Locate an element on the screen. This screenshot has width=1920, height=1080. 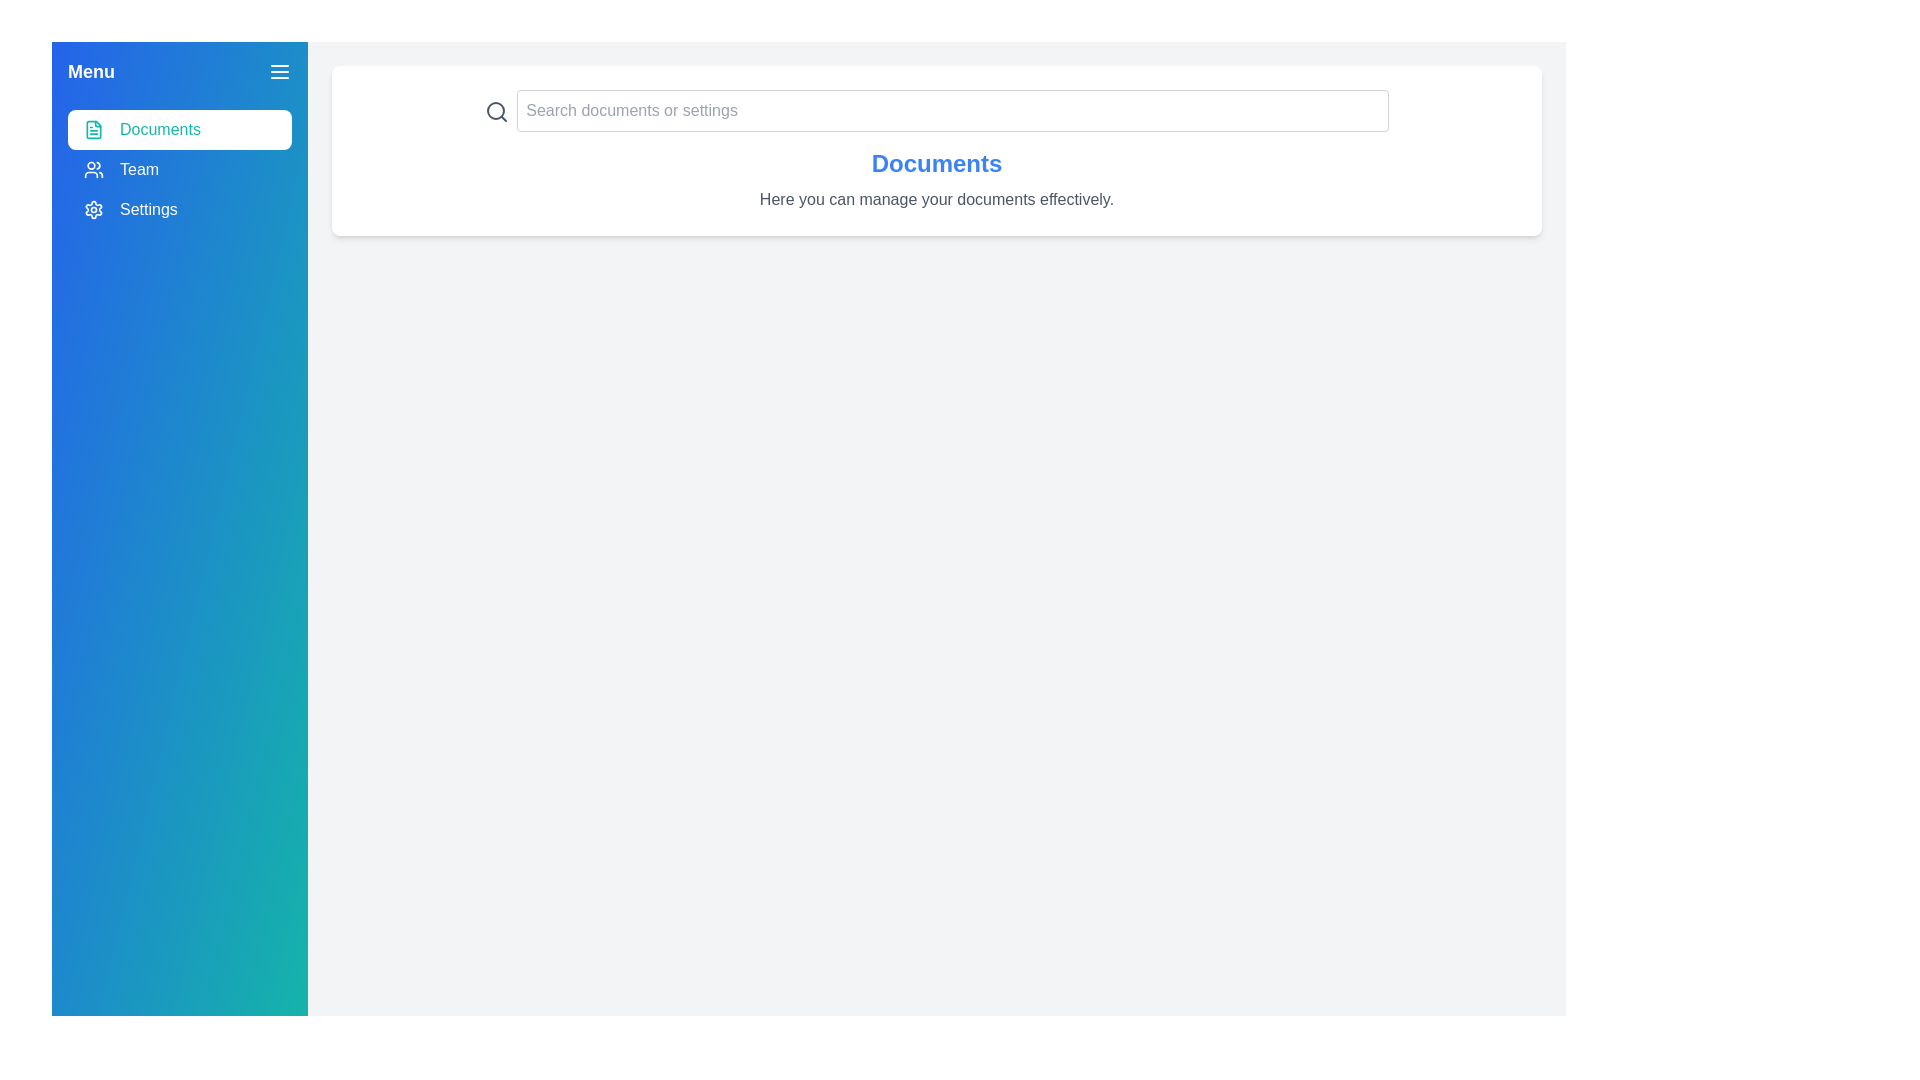
the section Documents from the menu is located at coordinates (180, 130).